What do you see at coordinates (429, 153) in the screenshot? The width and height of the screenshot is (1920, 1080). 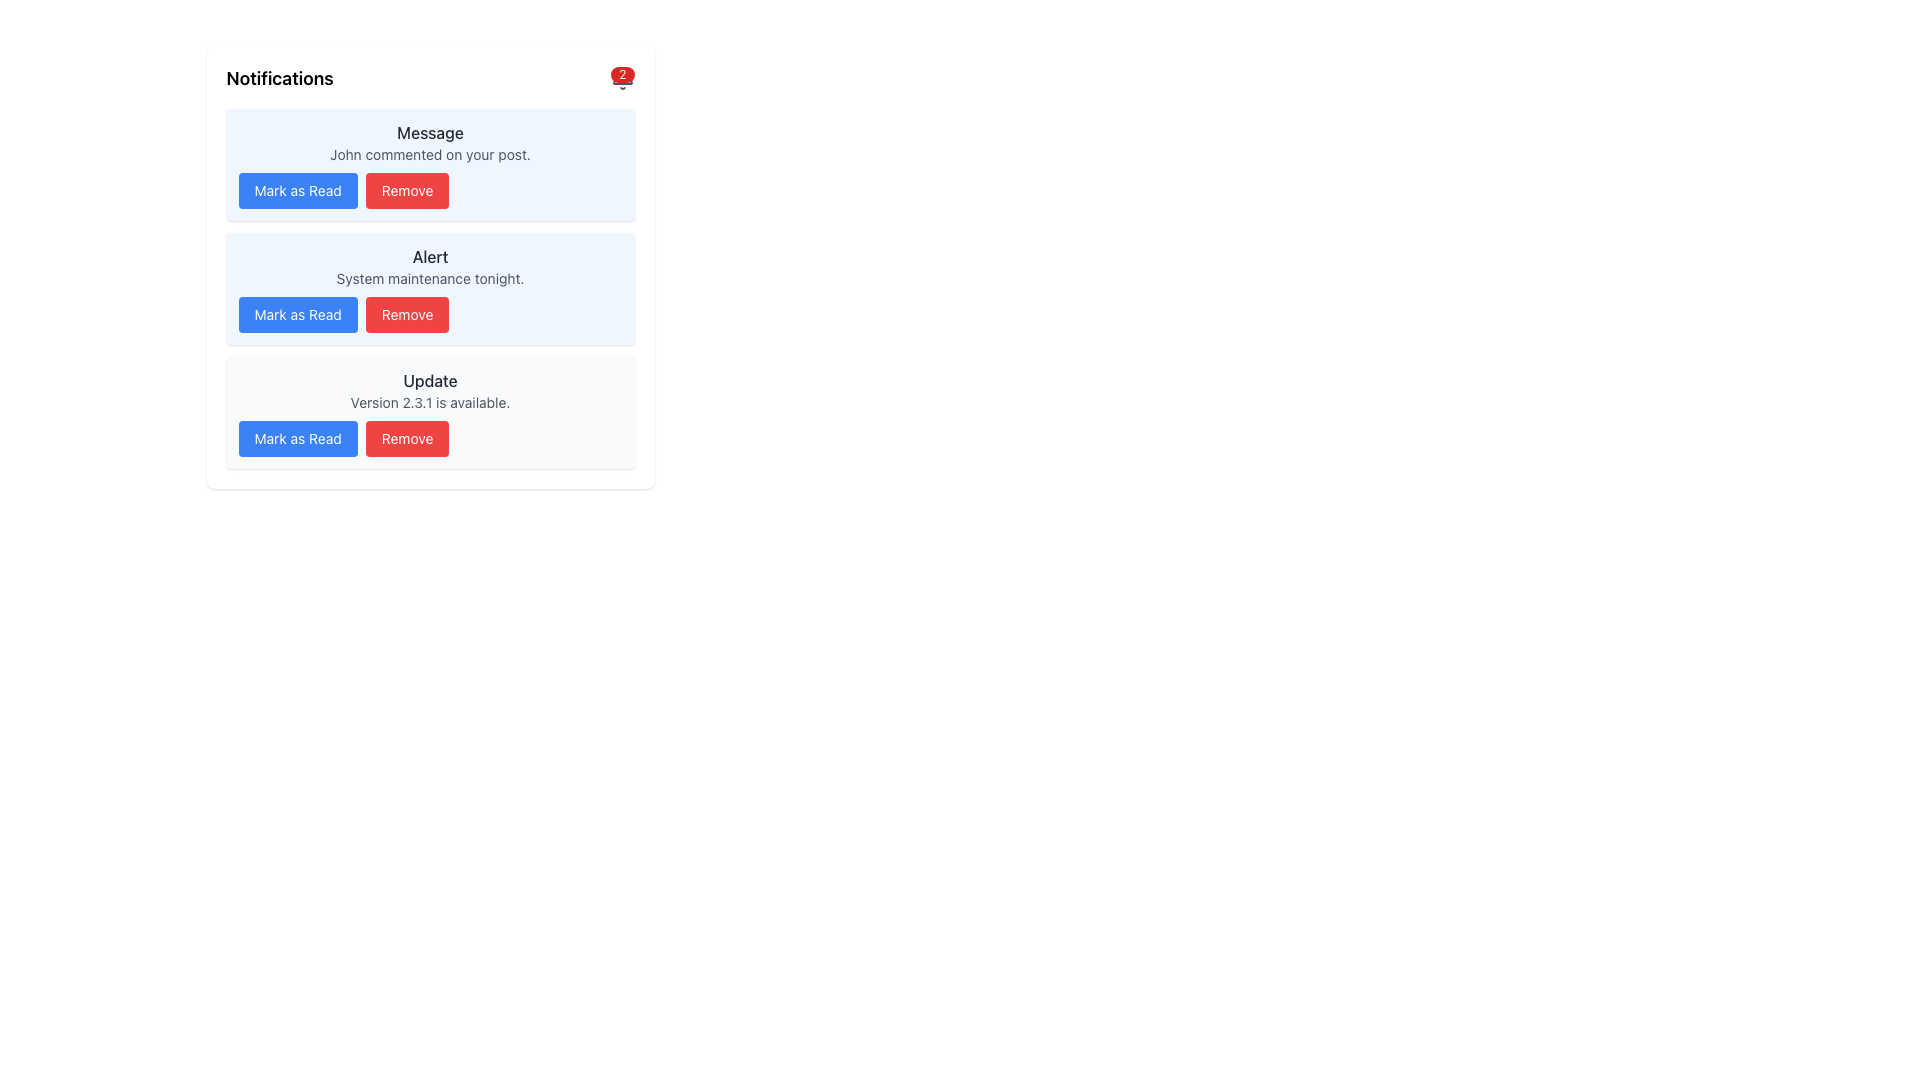 I see `the notification message text label located in the first notification card under the heading 'Message.'` at bounding box center [429, 153].